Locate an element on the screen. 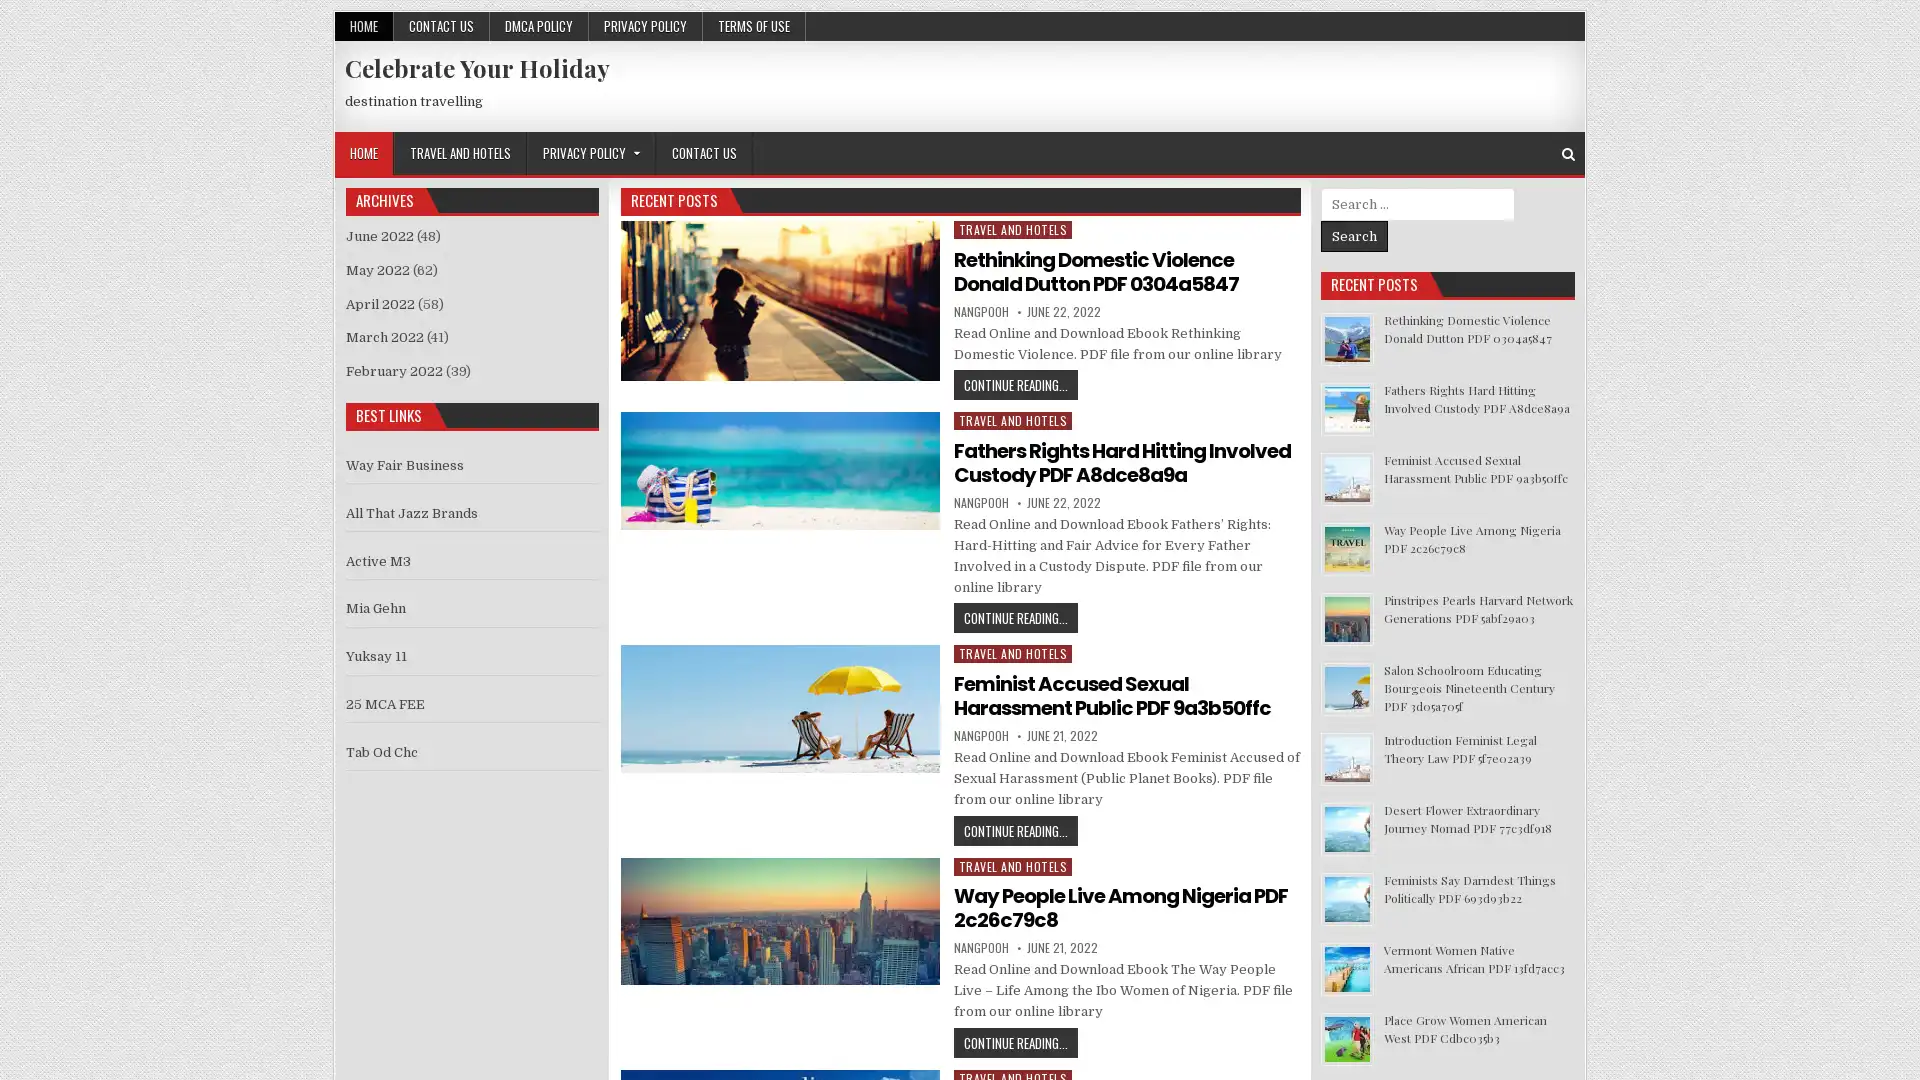 This screenshot has height=1080, width=1920. Search is located at coordinates (1354, 235).